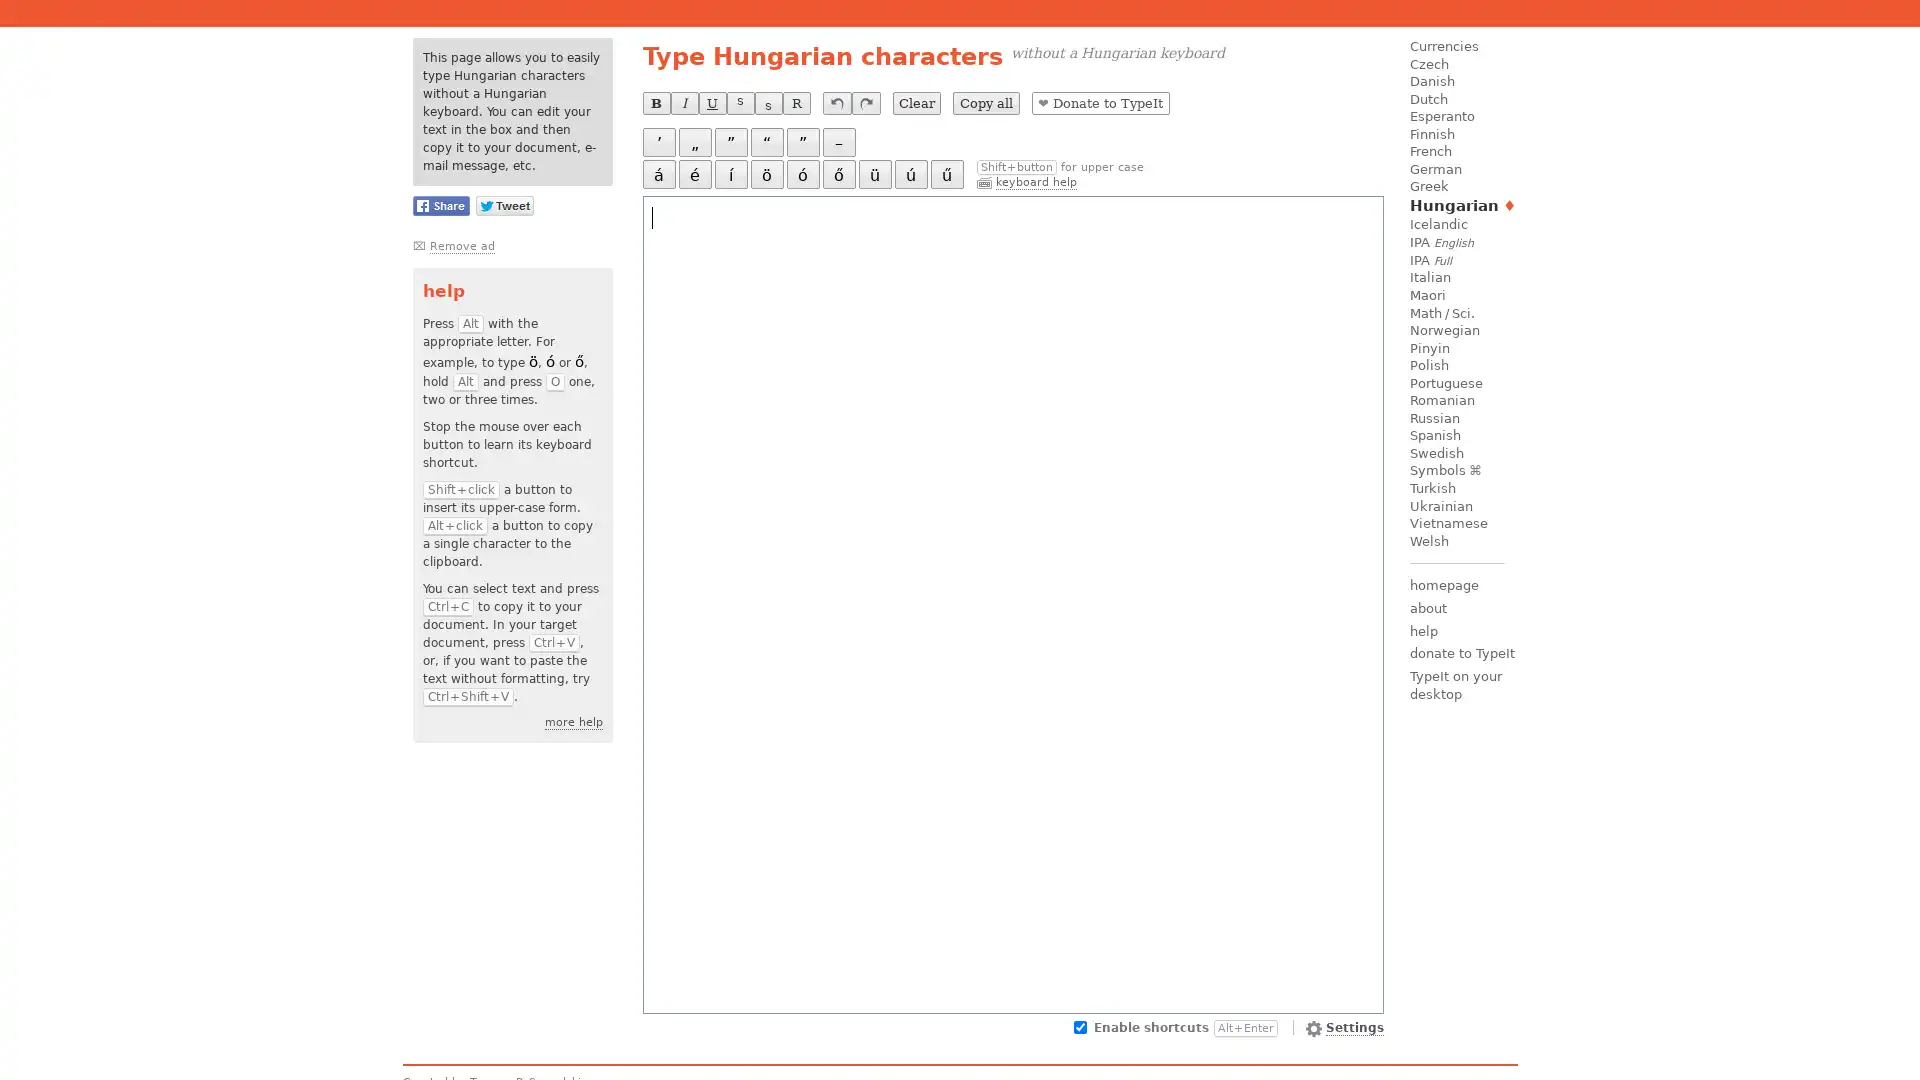 Image resolution: width=1920 pixels, height=1080 pixels. What do you see at coordinates (729, 173) in the screenshot?
I see `i` at bounding box center [729, 173].